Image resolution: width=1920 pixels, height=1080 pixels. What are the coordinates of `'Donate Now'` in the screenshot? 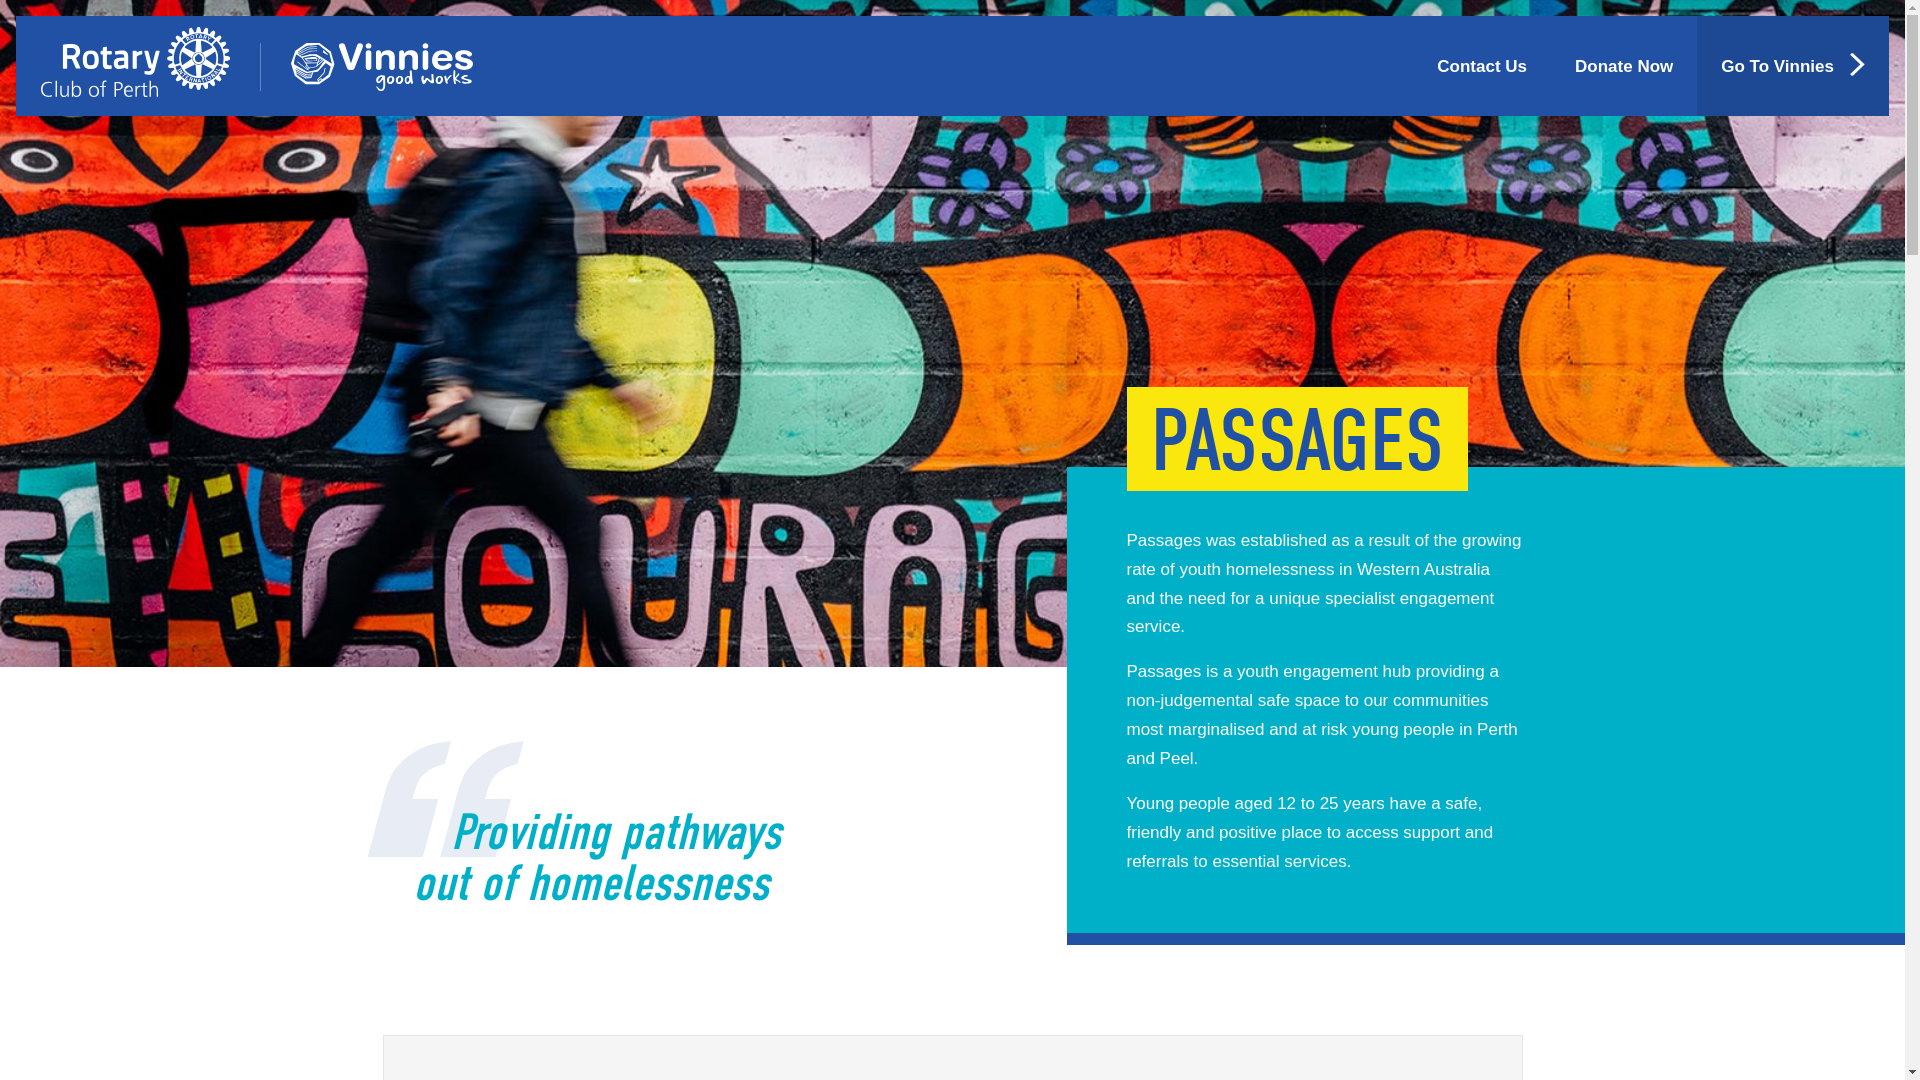 It's located at (1623, 64).